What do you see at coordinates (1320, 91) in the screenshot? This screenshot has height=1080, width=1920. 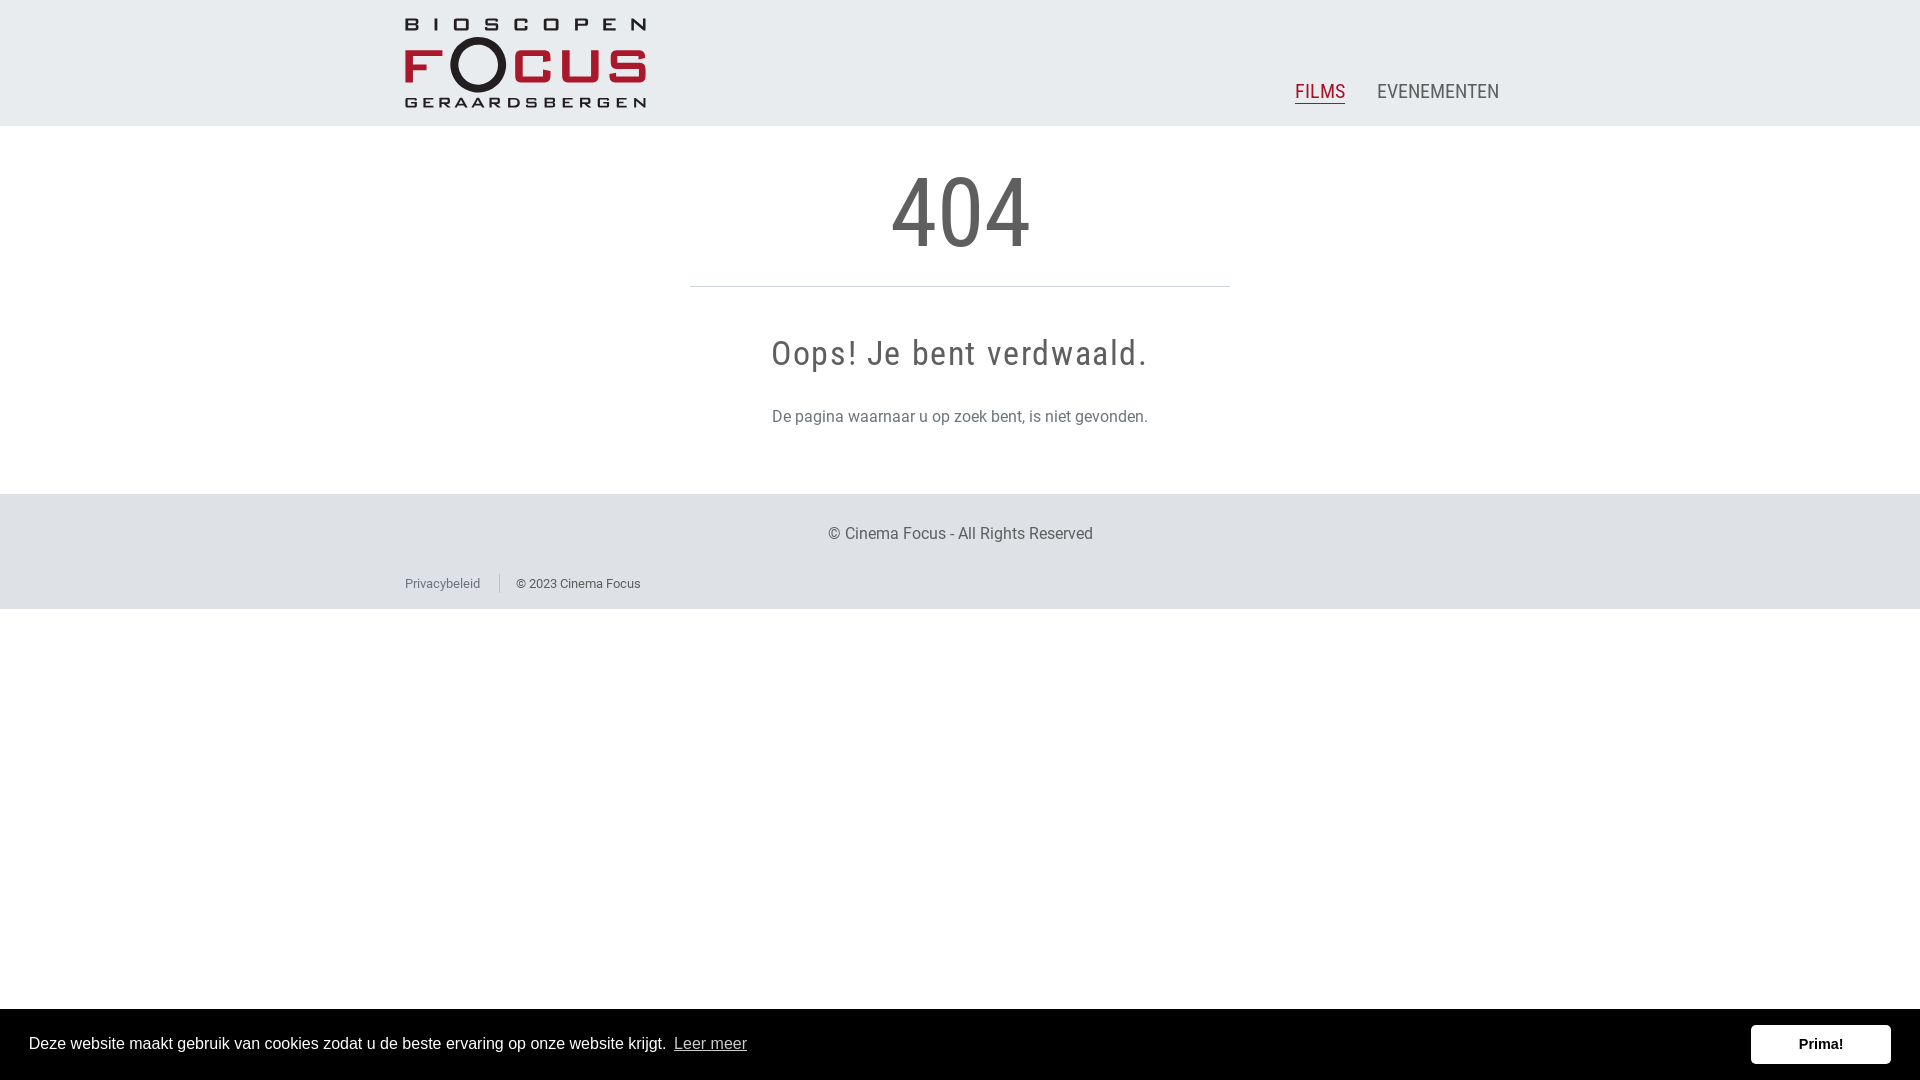 I see `'FILMS'` at bounding box center [1320, 91].